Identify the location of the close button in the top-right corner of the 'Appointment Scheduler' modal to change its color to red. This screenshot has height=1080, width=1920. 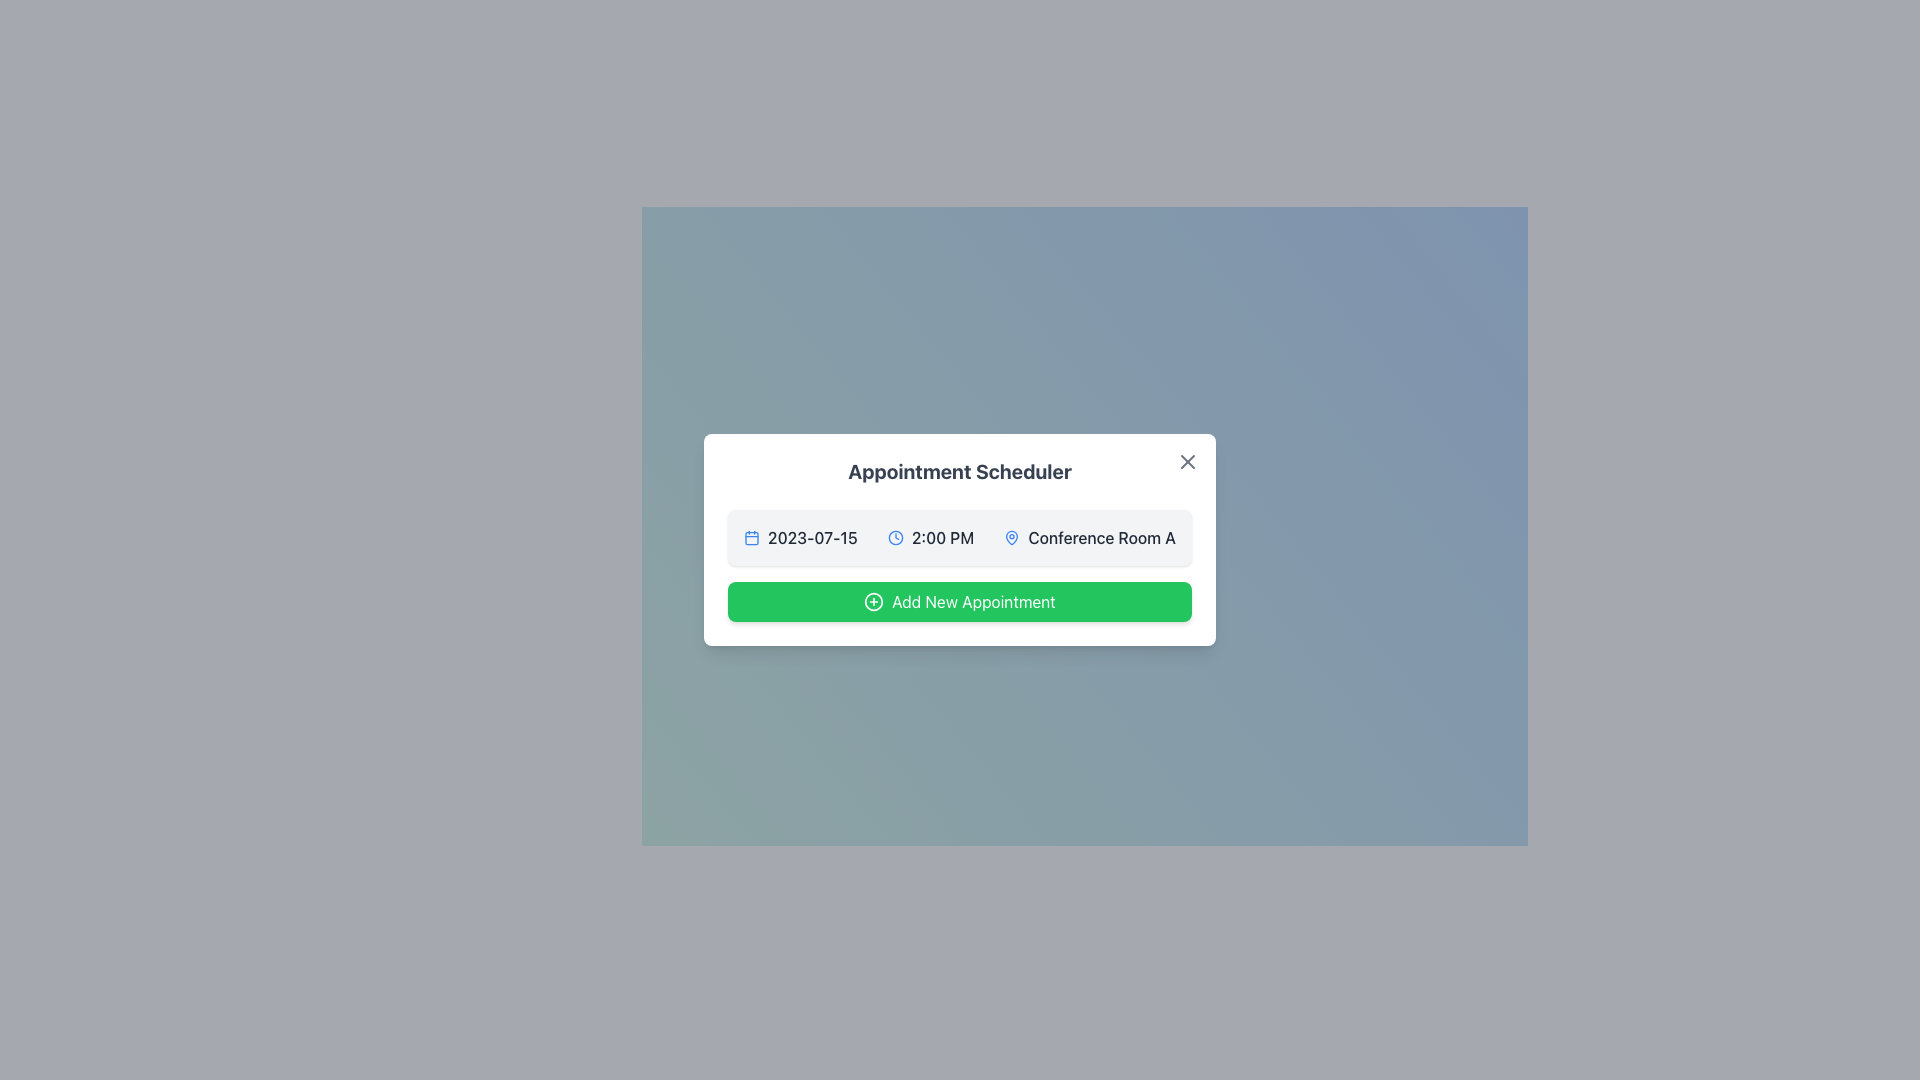
(1188, 462).